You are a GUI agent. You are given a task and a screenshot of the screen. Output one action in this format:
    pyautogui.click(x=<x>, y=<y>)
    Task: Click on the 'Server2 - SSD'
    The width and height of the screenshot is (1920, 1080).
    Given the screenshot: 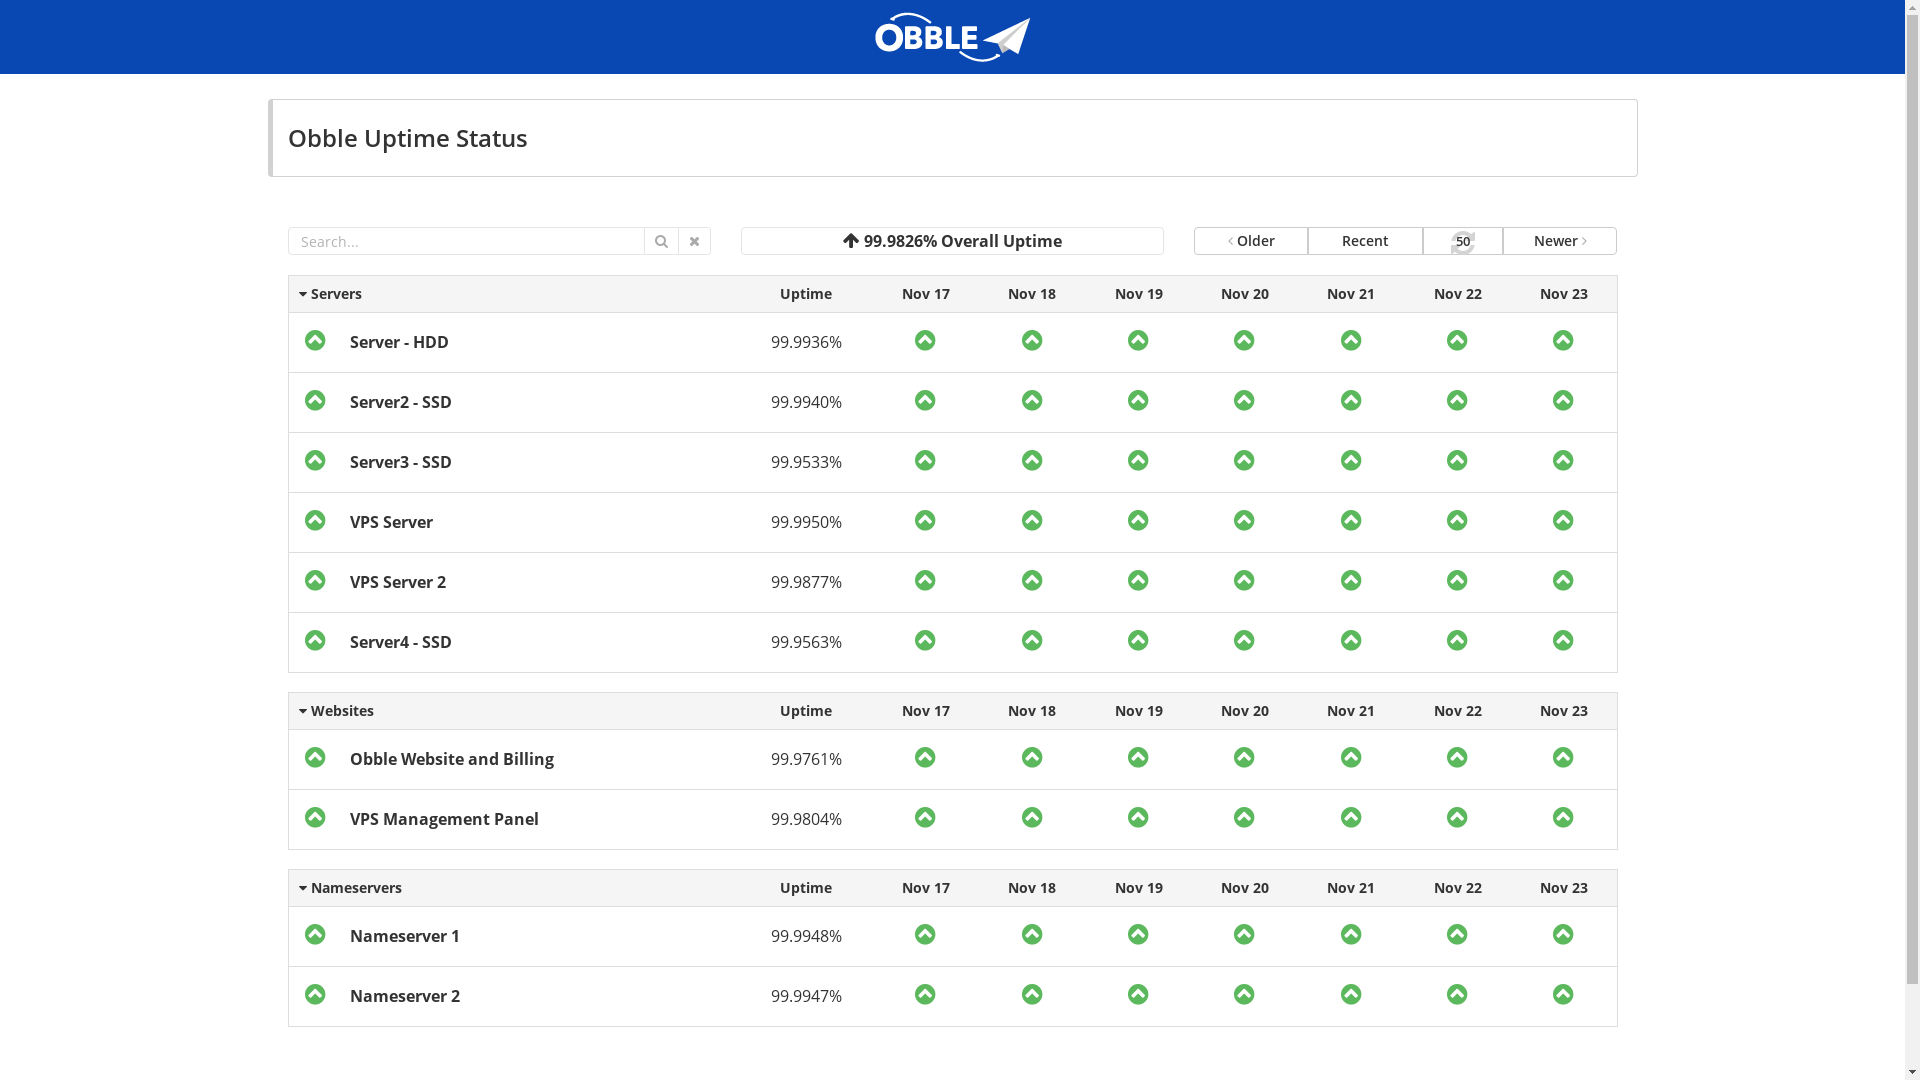 What is the action you would take?
    pyautogui.click(x=400, y=401)
    